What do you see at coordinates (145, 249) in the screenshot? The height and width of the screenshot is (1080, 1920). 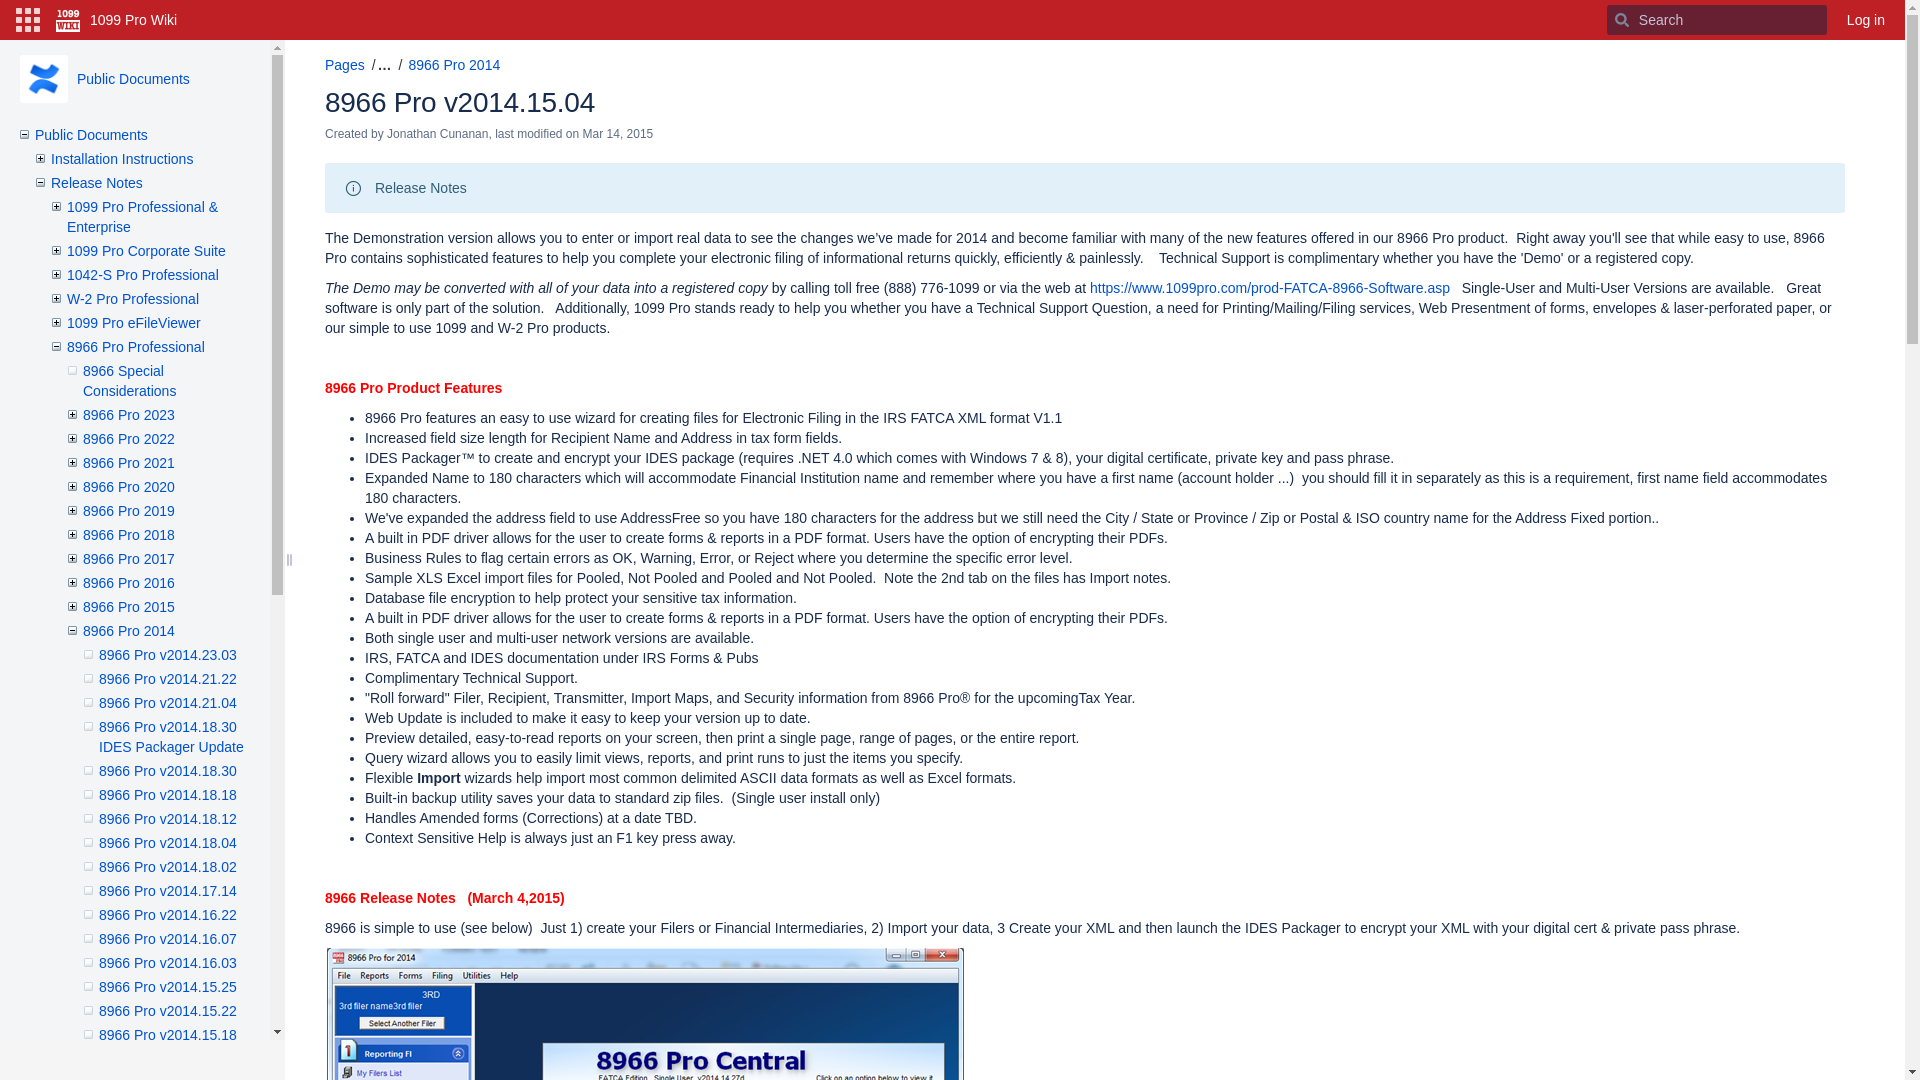 I see `'1099 Pro Corporate Suite'` at bounding box center [145, 249].